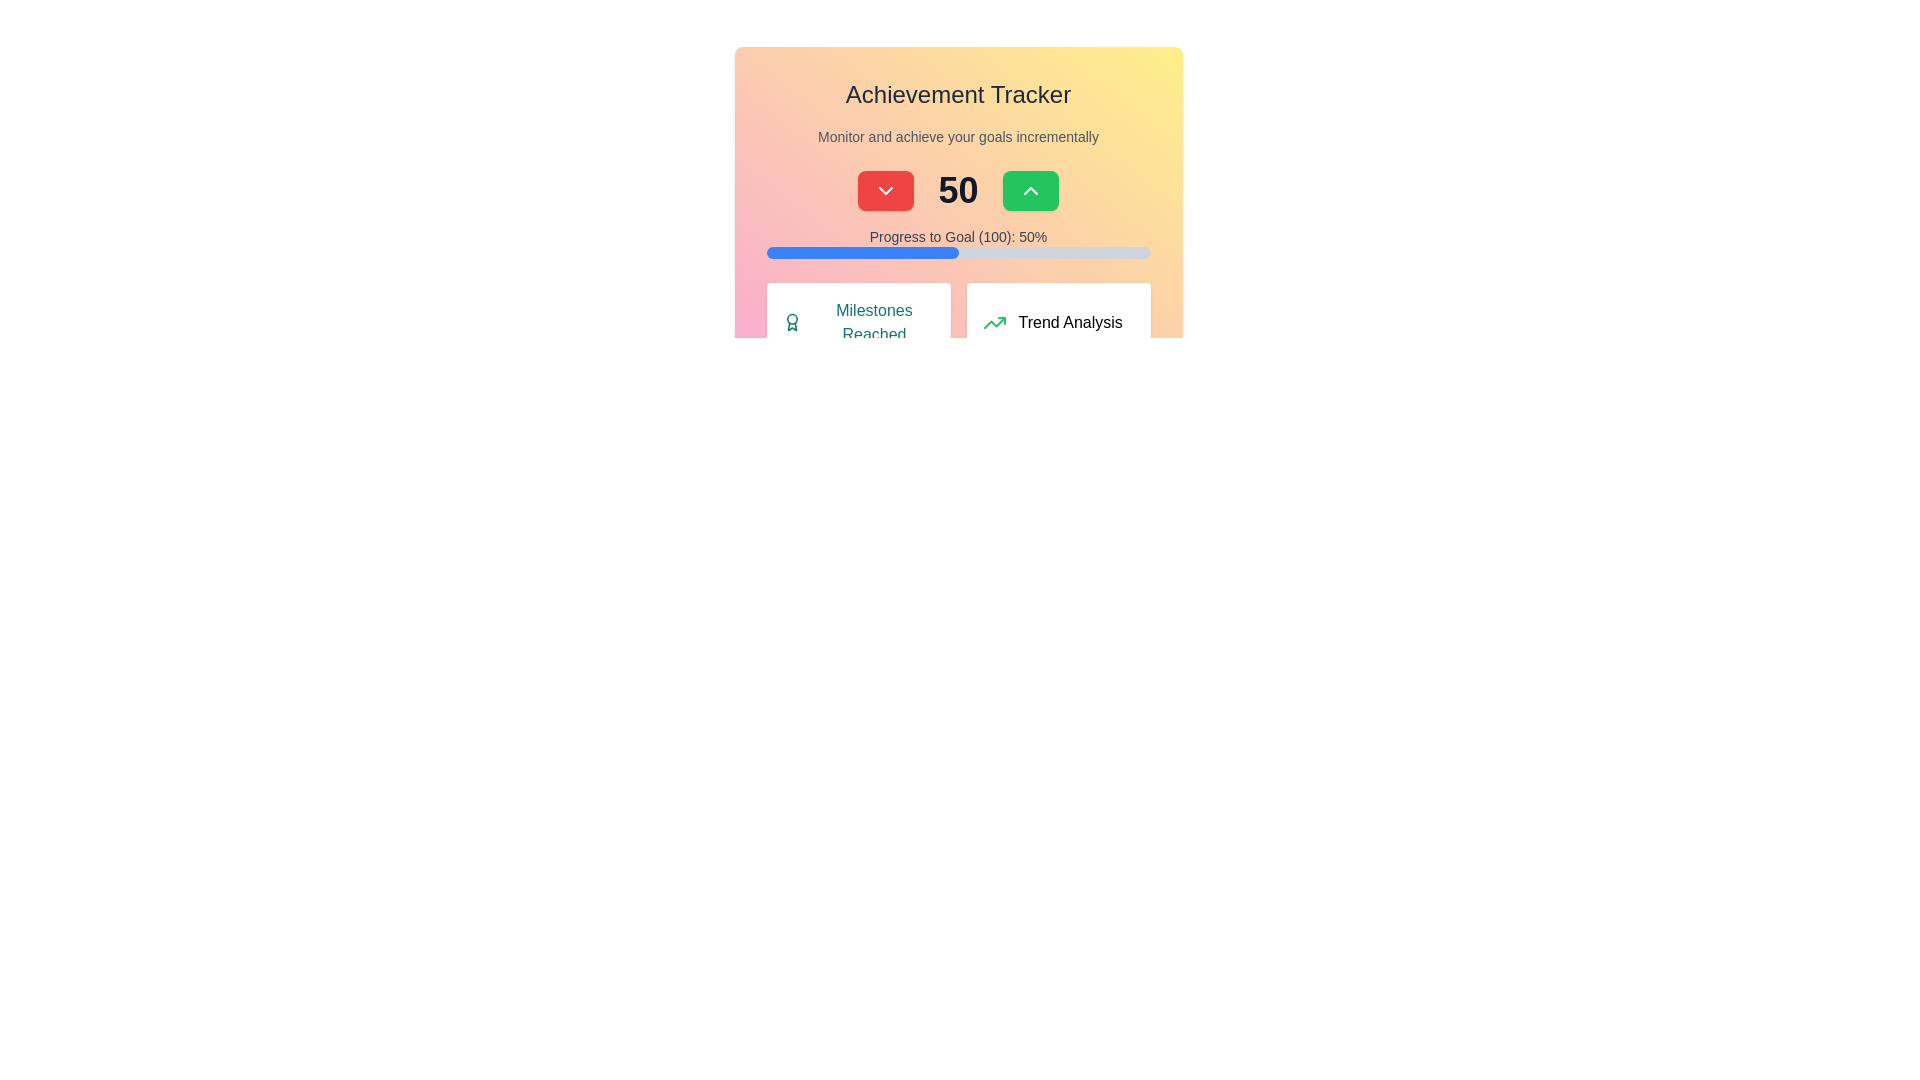  What do you see at coordinates (994, 322) in the screenshot?
I see `the green upwards arrow icon located next to the 'Trend Analysis' text, which symbolizes a positive trend, within the 'Trend Analysis' card` at bounding box center [994, 322].